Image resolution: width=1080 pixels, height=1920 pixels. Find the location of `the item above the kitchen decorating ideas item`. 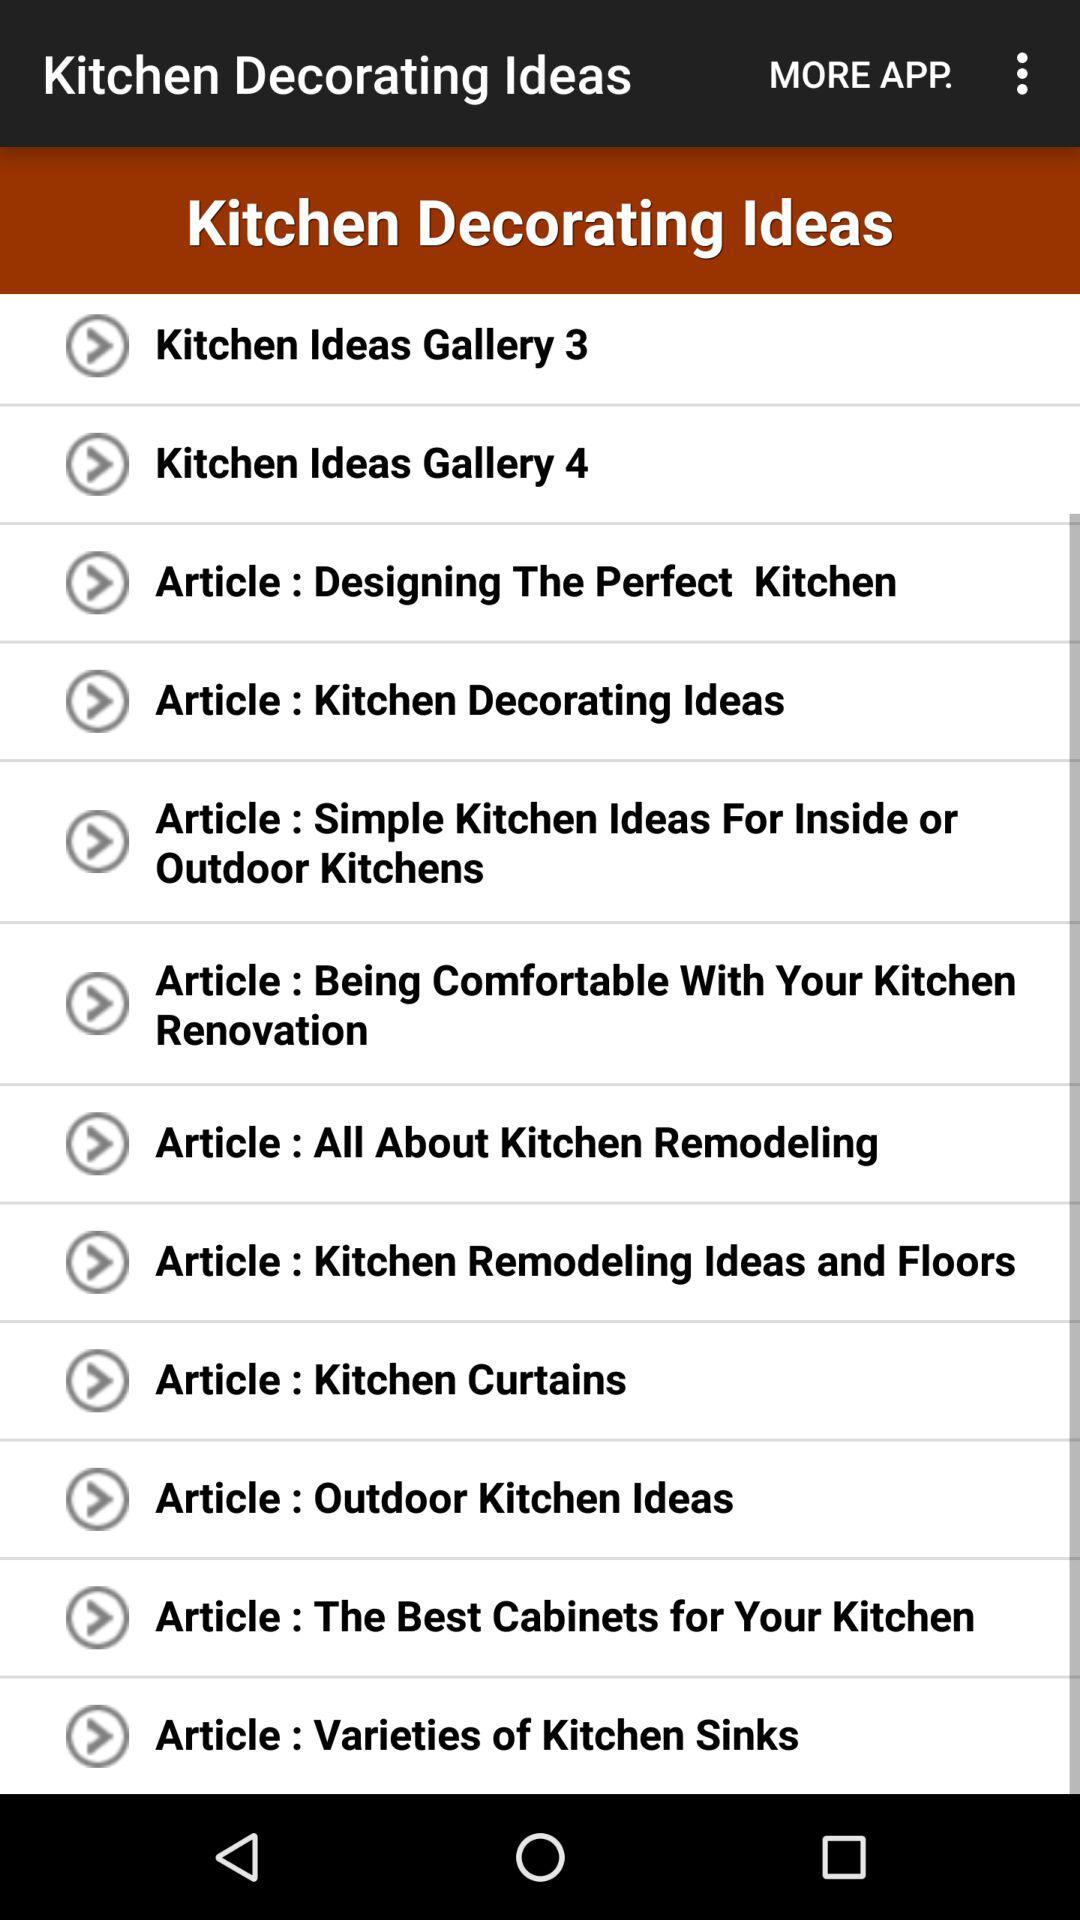

the item above the kitchen decorating ideas item is located at coordinates (1027, 73).